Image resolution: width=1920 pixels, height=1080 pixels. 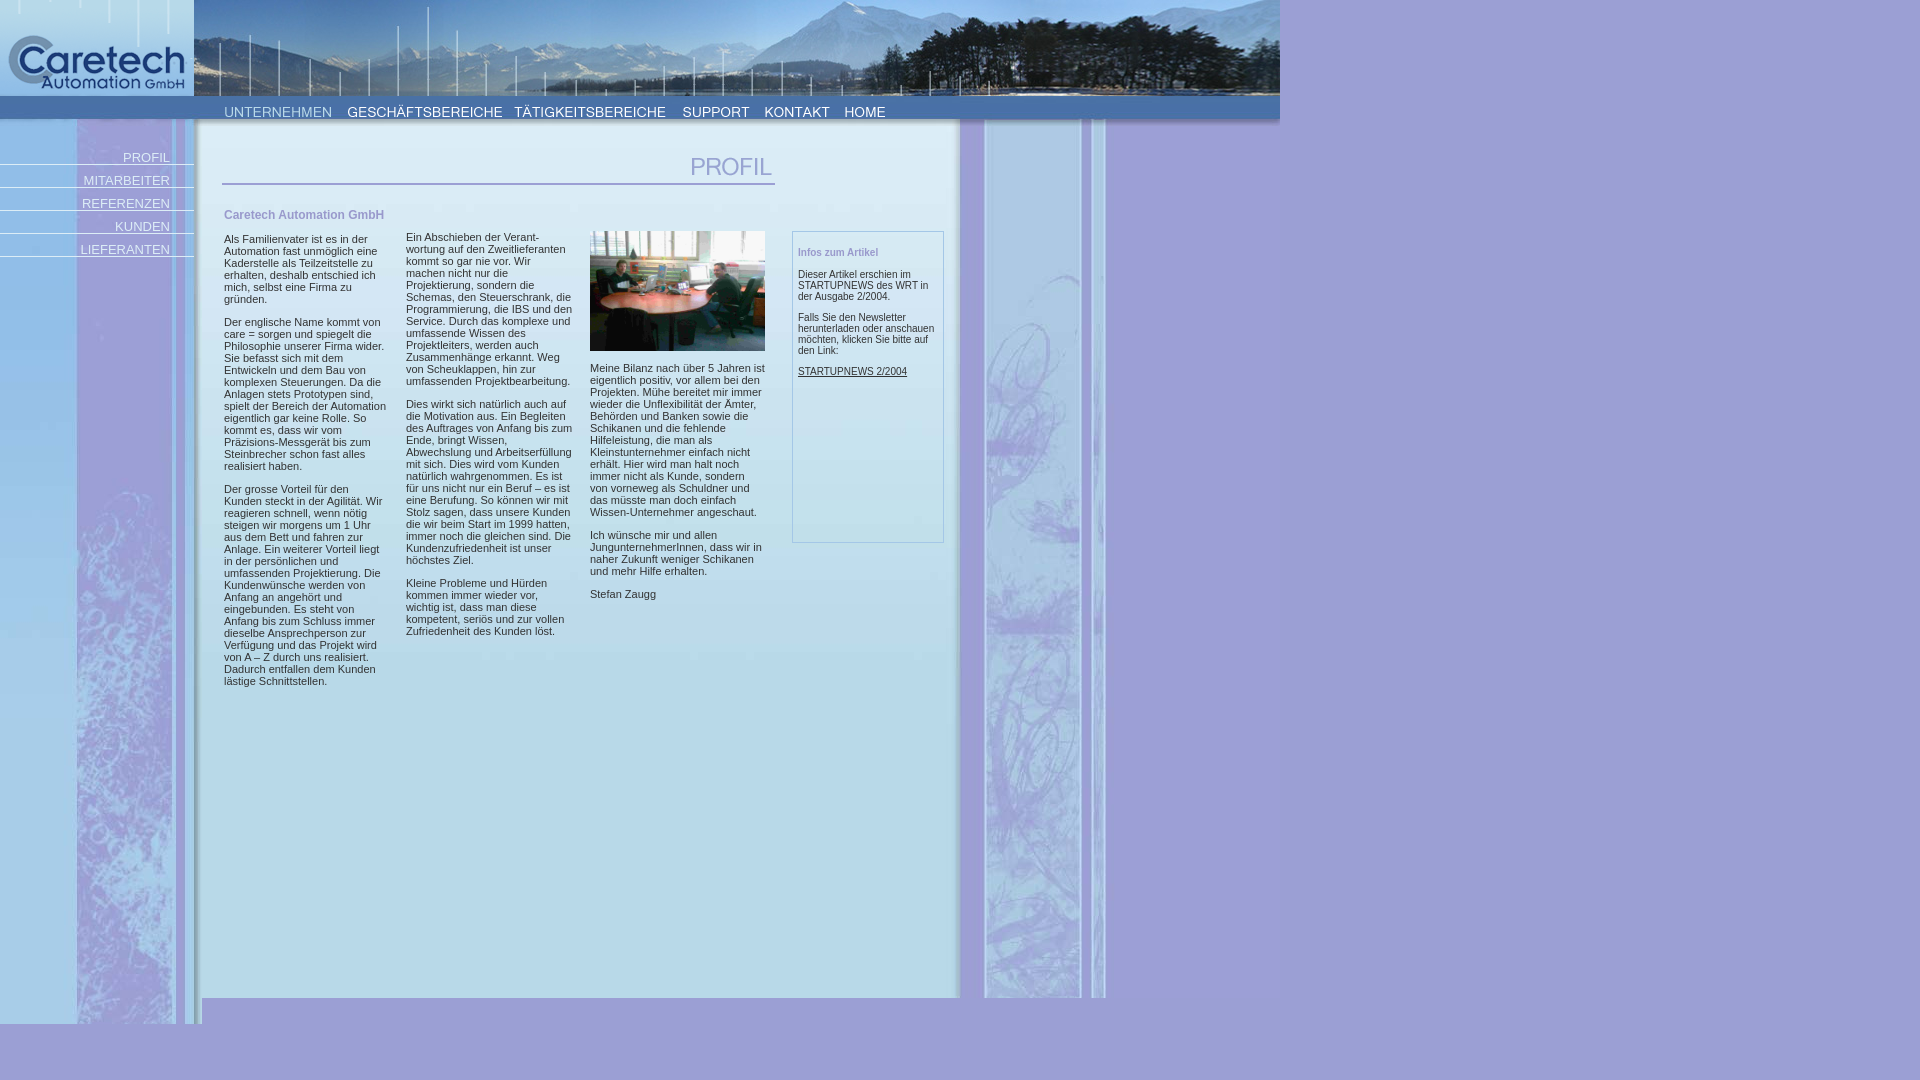 I want to click on 'PROFIL', so click(x=95, y=156).